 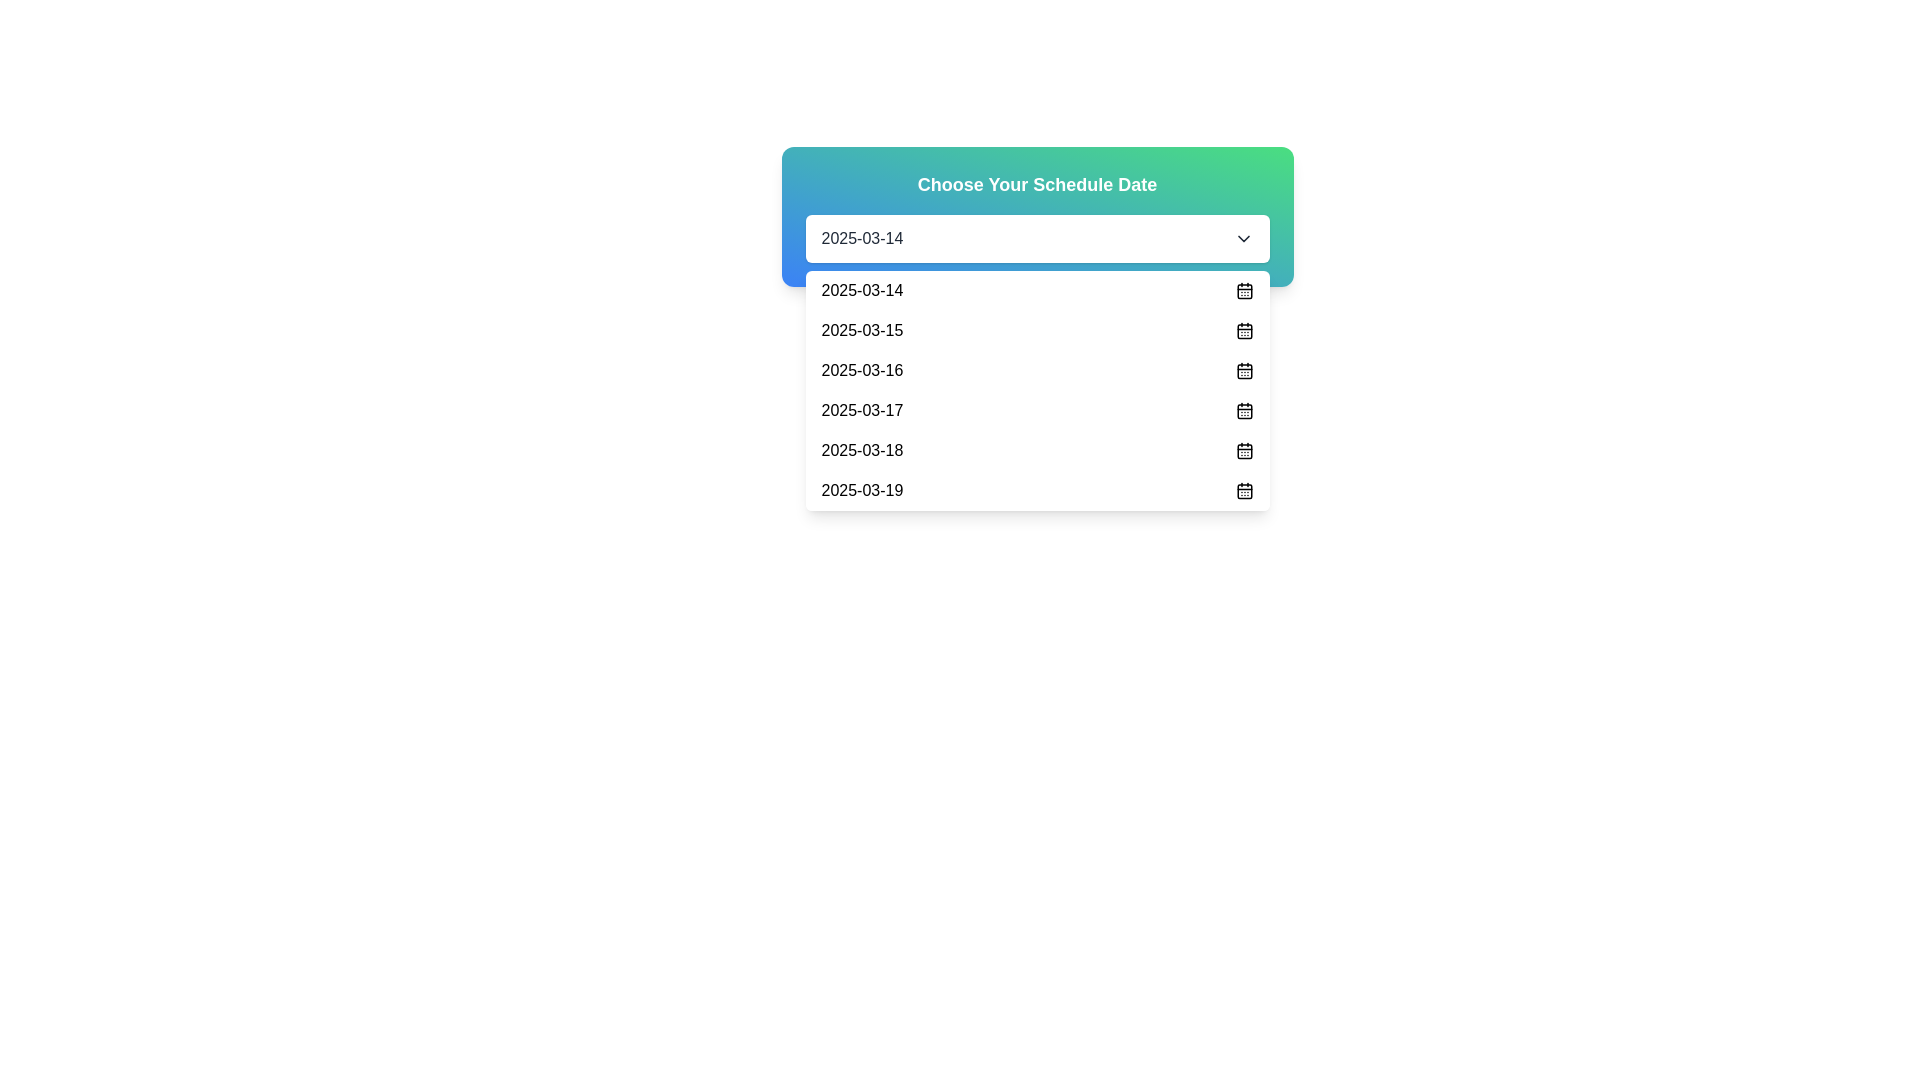 I want to click on the dropdown toggle button represented as a downward-facing chevron icon located on the extreme right side of the input field labeled '2025-03-14', so click(x=1242, y=238).